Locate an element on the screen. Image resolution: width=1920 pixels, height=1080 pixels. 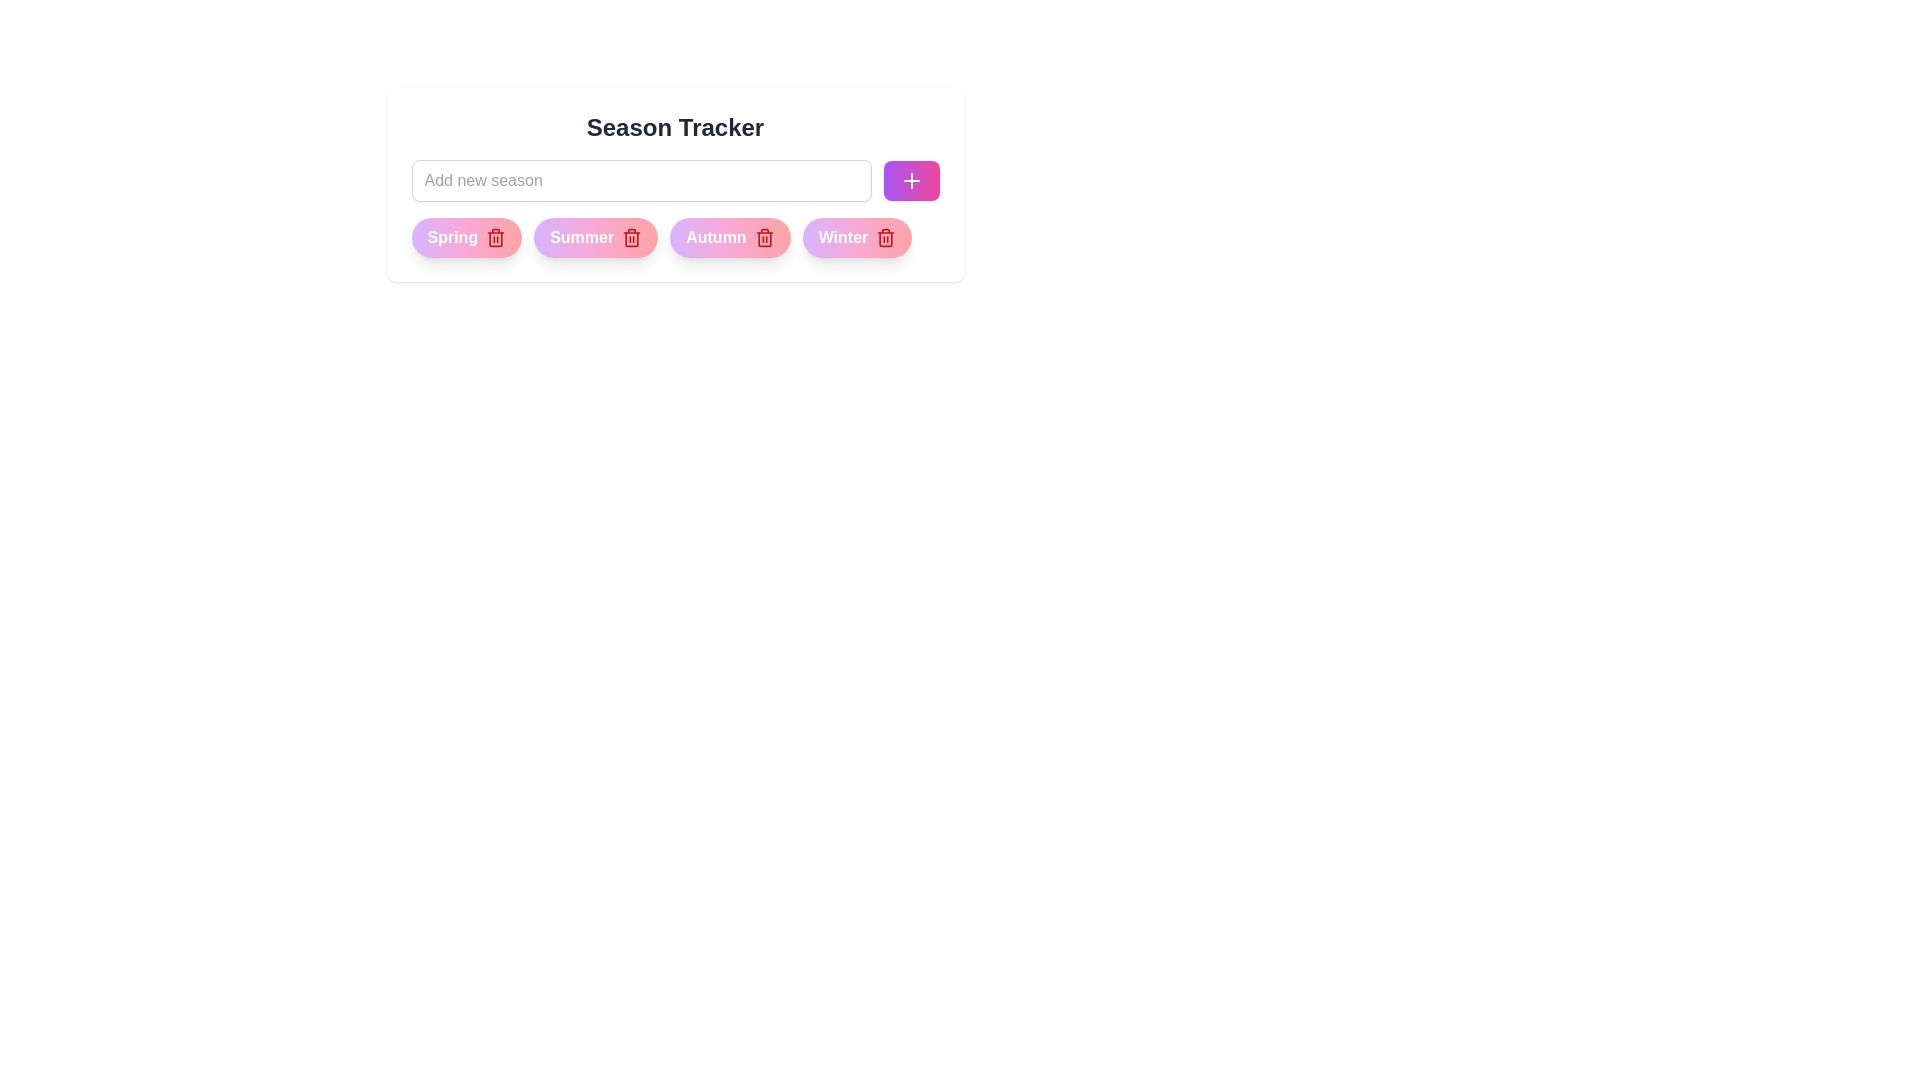
the 'Add new season' input field to focus on it is located at coordinates (641, 181).